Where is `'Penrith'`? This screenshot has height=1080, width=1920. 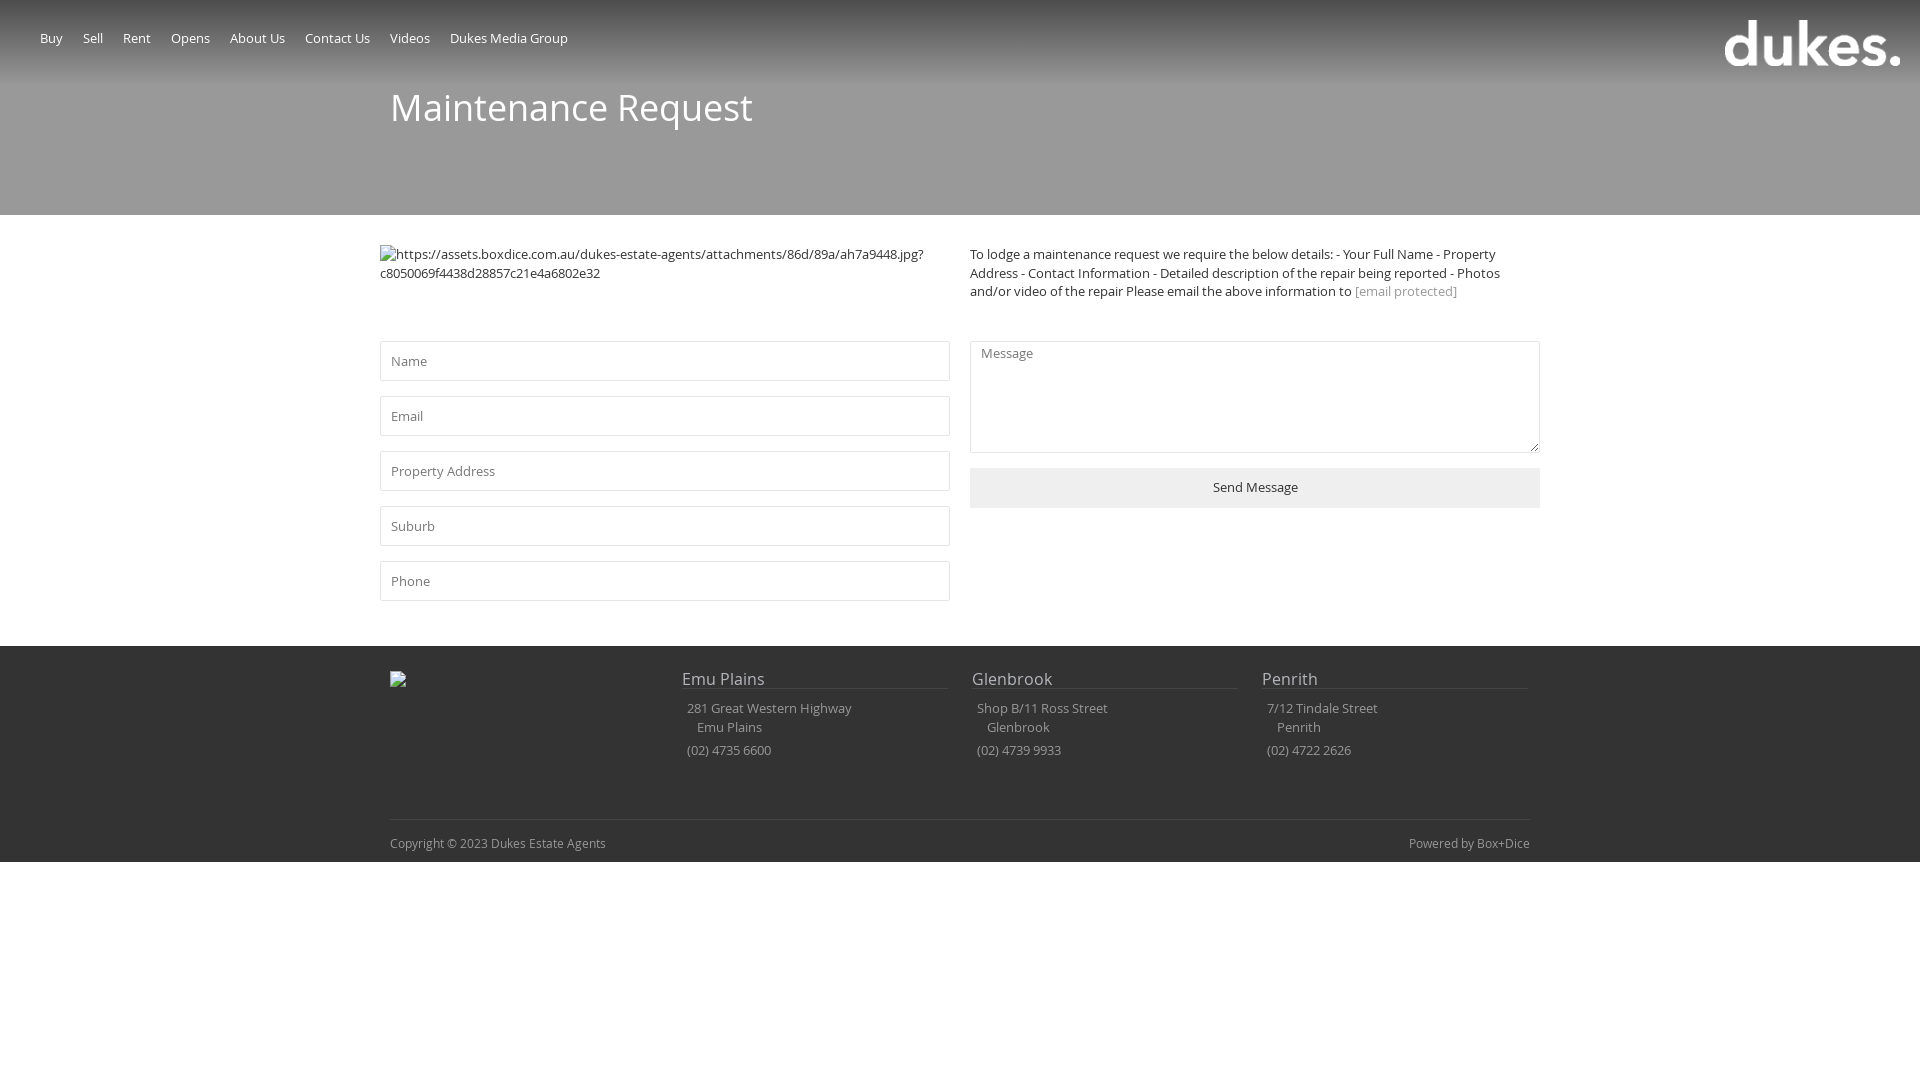 'Penrith' is located at coordinates (1394, 679).